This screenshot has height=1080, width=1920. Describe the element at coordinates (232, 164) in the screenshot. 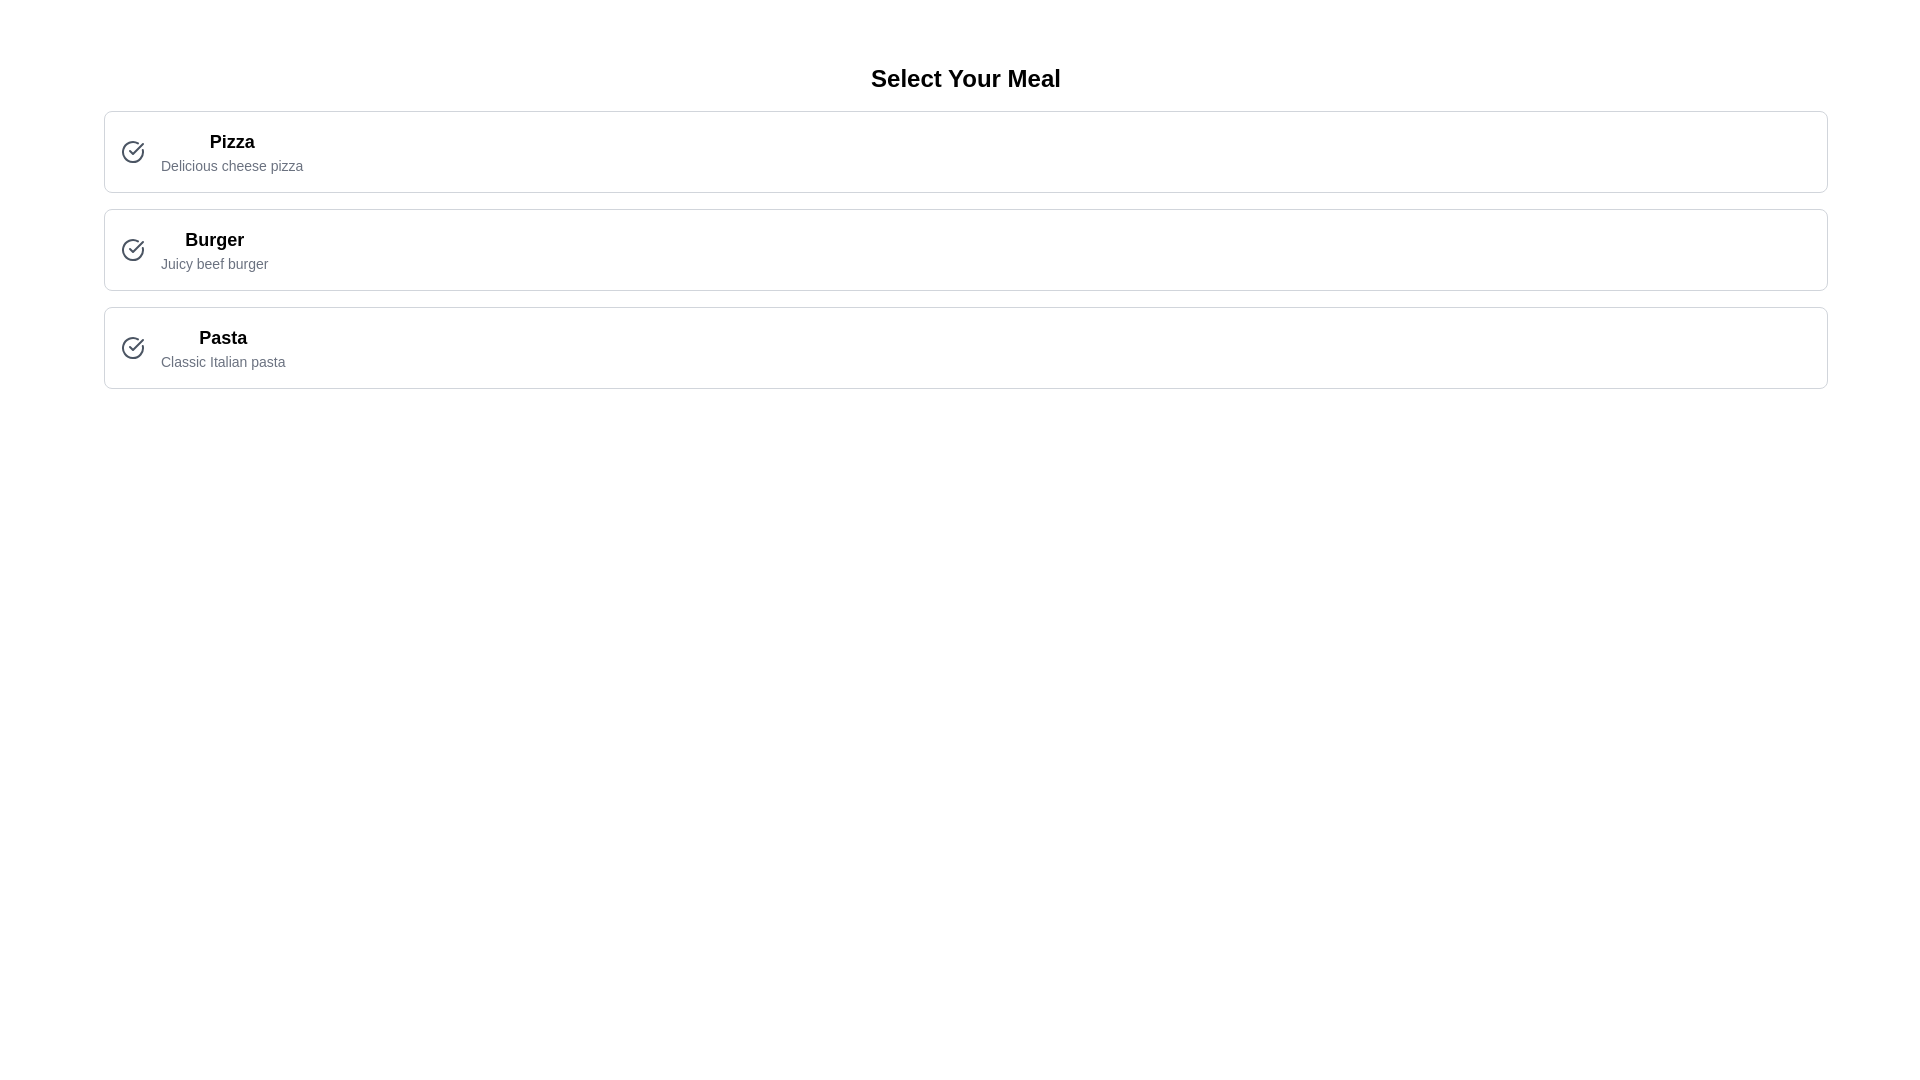

I see `descriptive text label for the meal option 'Pizza', which is located below the title of 'Pizza' in the meal selection list` at that location.